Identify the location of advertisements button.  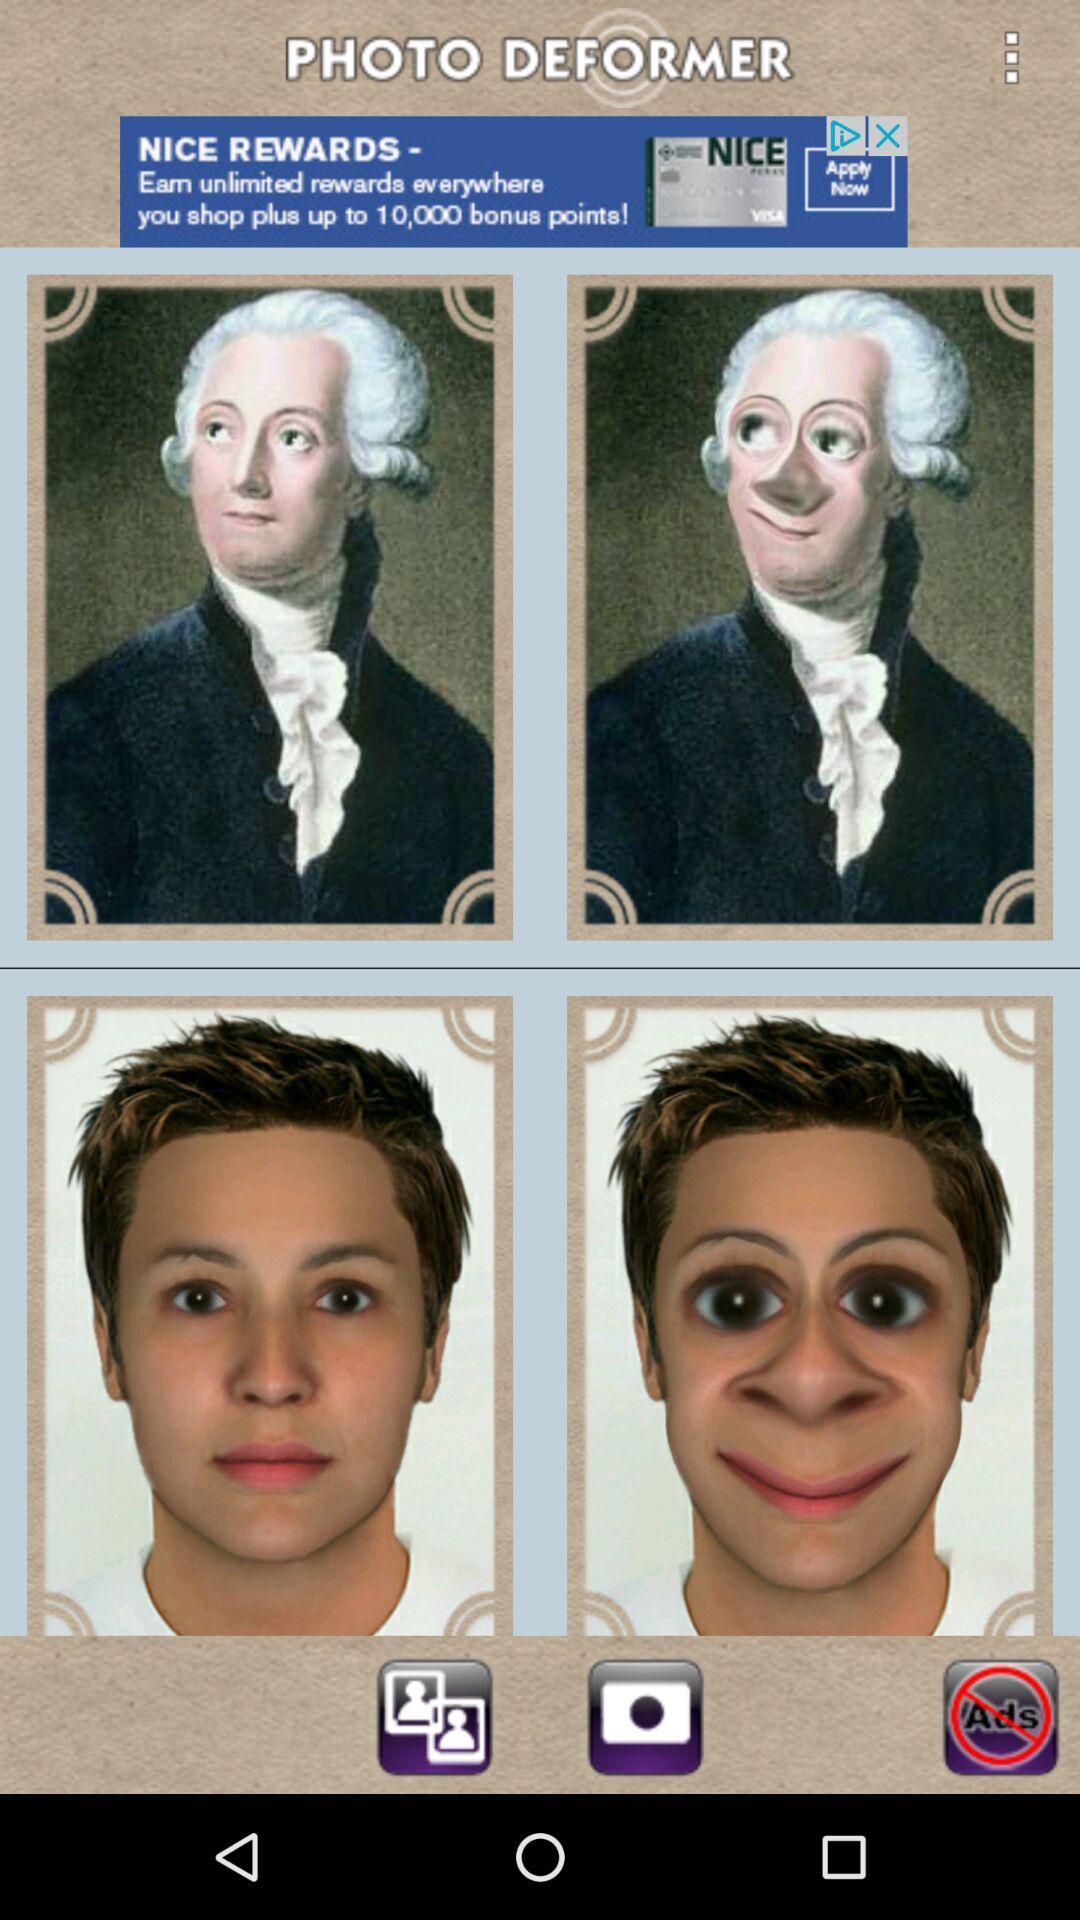
(1000, 1713).